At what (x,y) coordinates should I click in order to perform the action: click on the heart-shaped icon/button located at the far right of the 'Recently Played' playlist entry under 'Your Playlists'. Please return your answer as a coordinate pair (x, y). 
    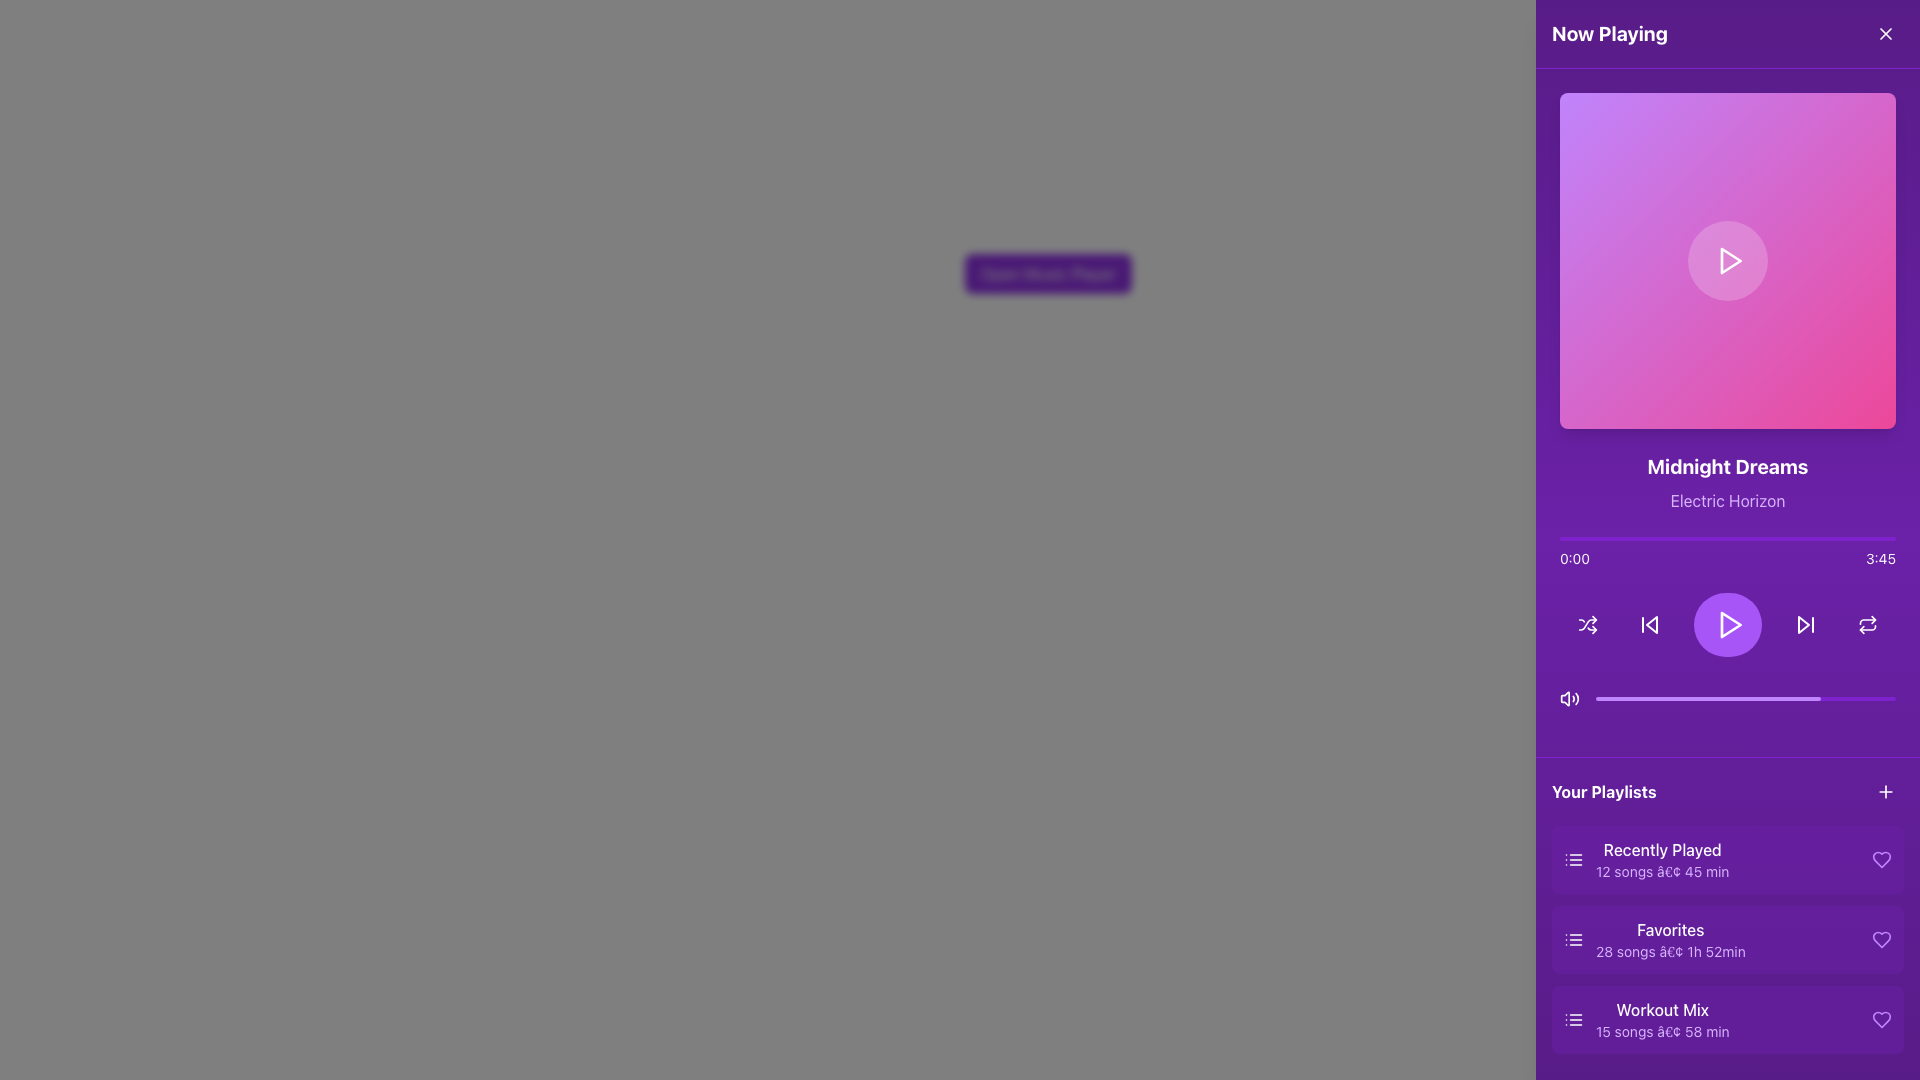
    Looking at the image, I should click on (1880, 859).